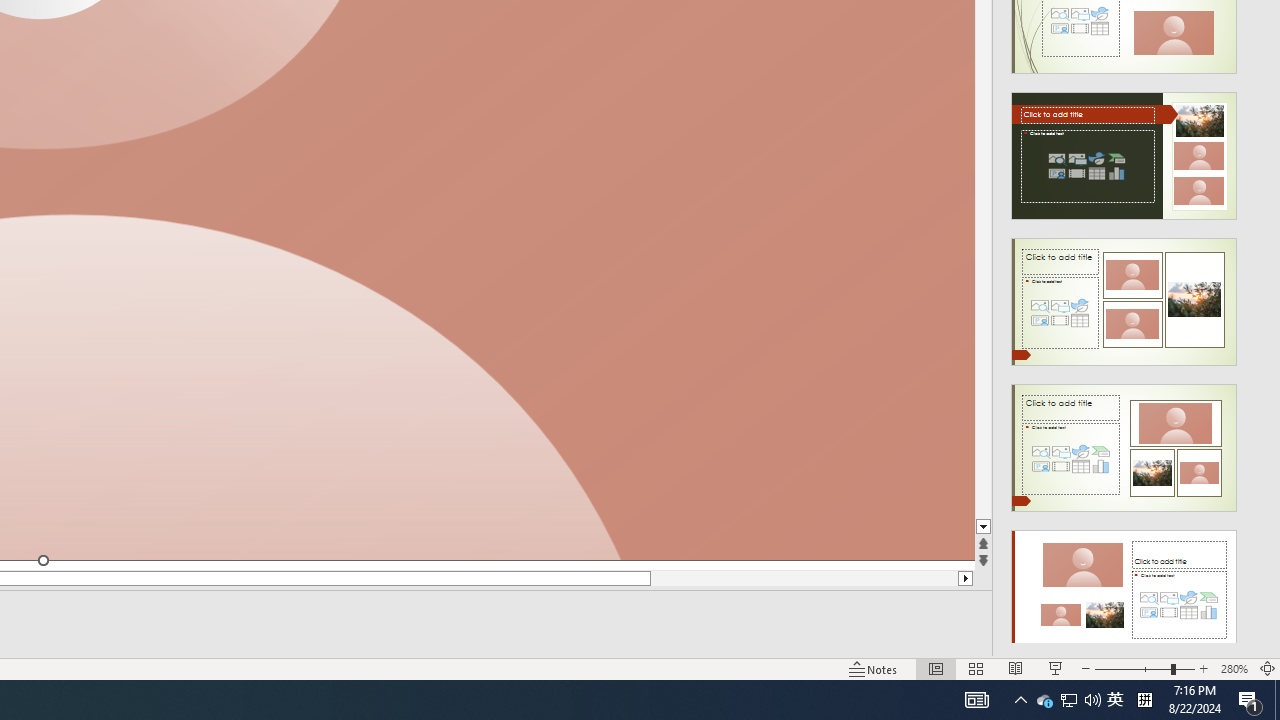 This screenshot has width=1280, height=720. I want to click on 'Design Idea', so click(1124, 586).